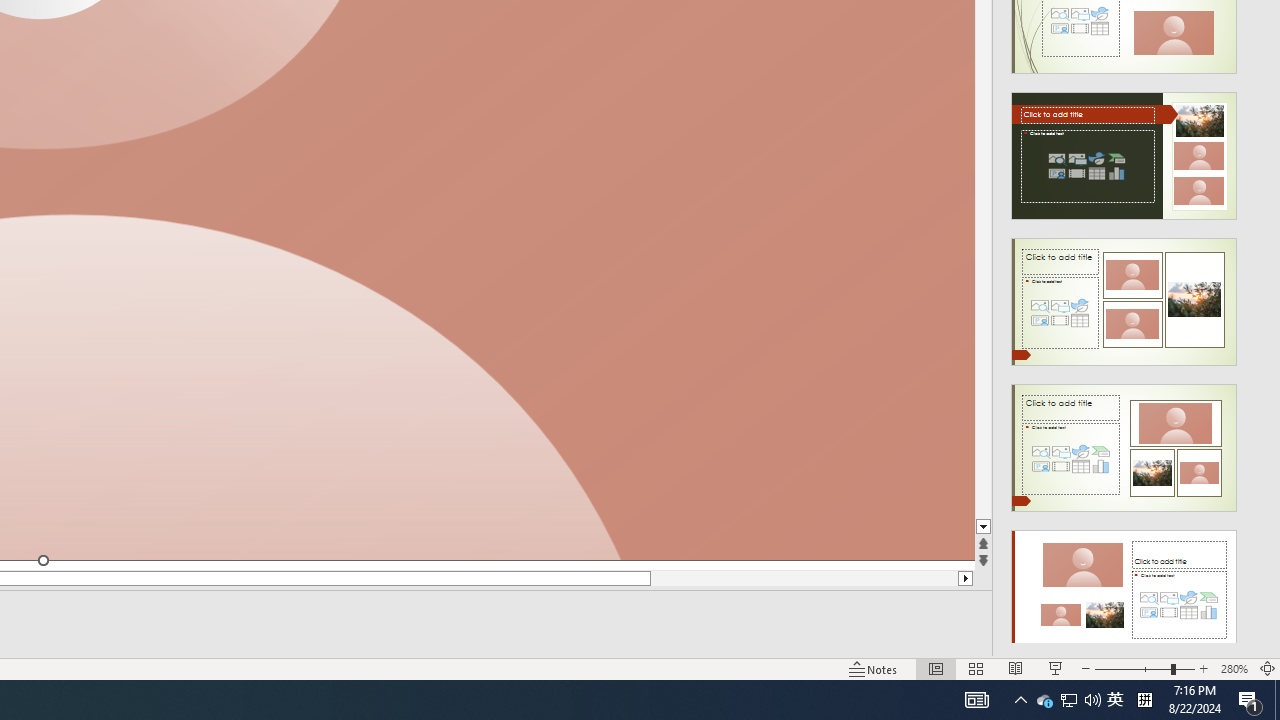 This screenshot has width=1280, height=720. I want to click on 'Design Idea', so click(1124, 586).